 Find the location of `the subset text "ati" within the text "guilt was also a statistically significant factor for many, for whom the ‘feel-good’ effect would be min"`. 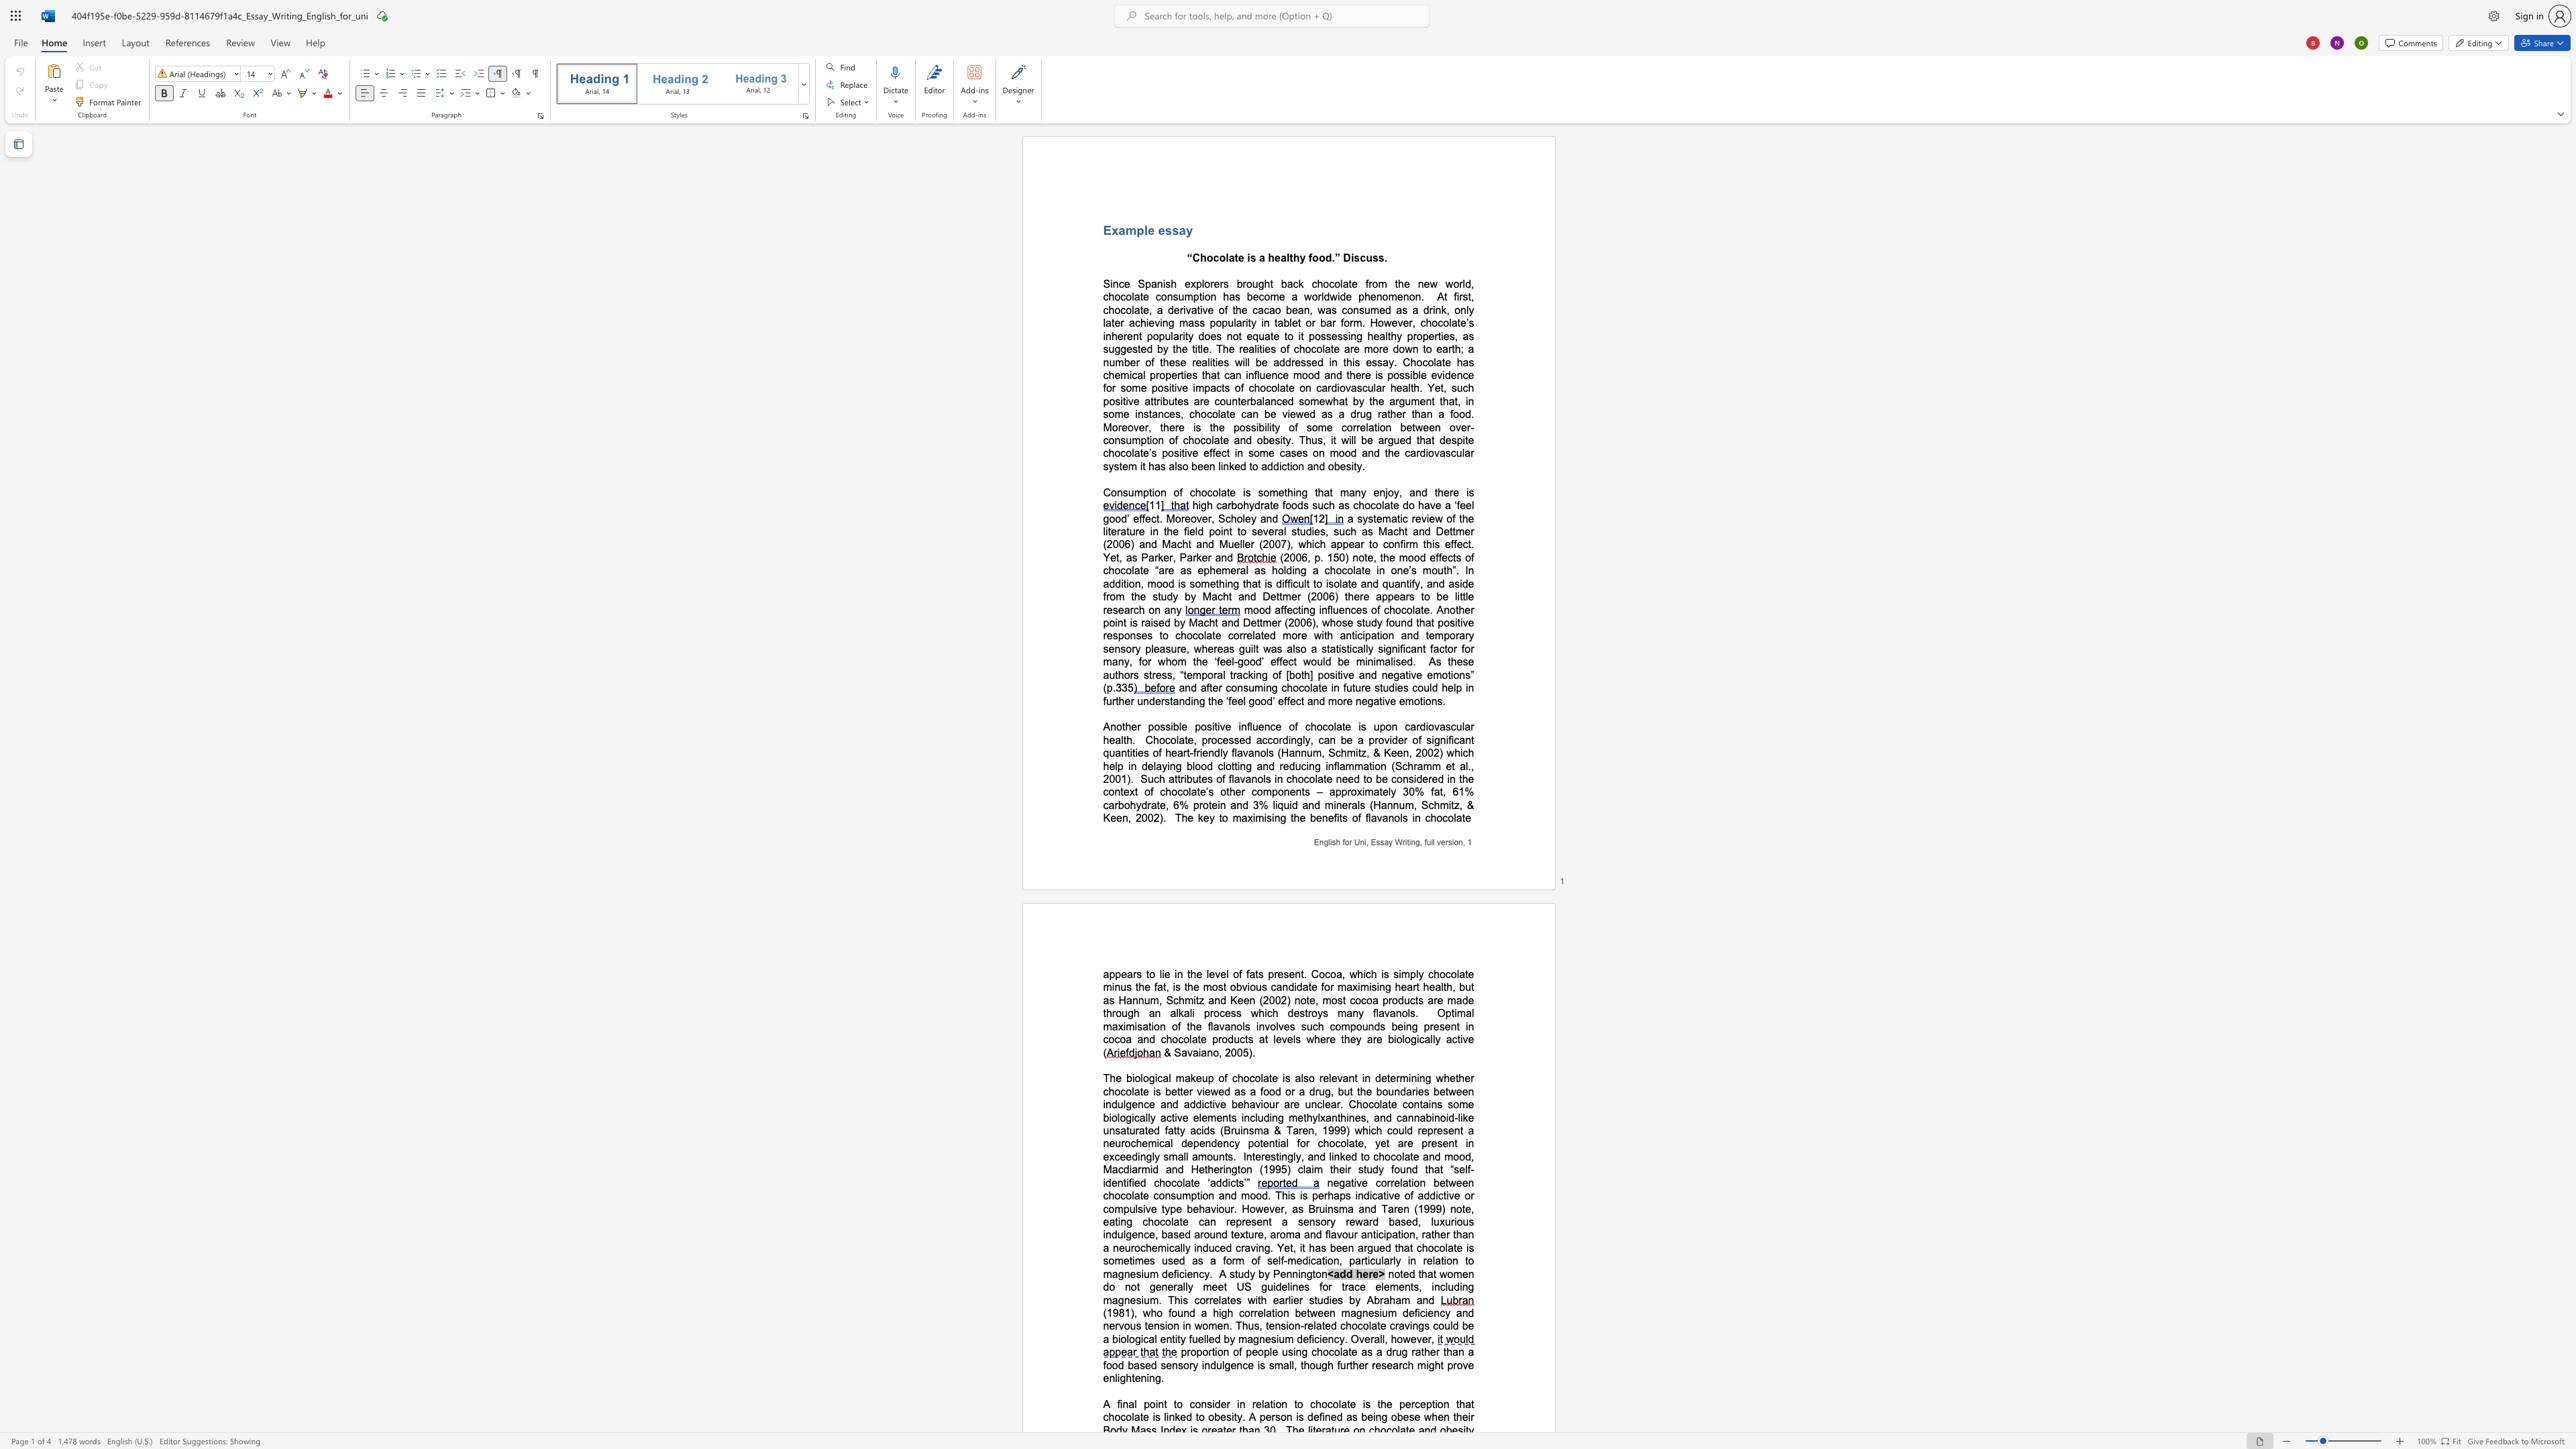

the subset text "ati" within the text "guilt was also a statistically significant factor for many, for whom the ‘feel-good’ effect would be min" is located at coordinates (1330, 648).